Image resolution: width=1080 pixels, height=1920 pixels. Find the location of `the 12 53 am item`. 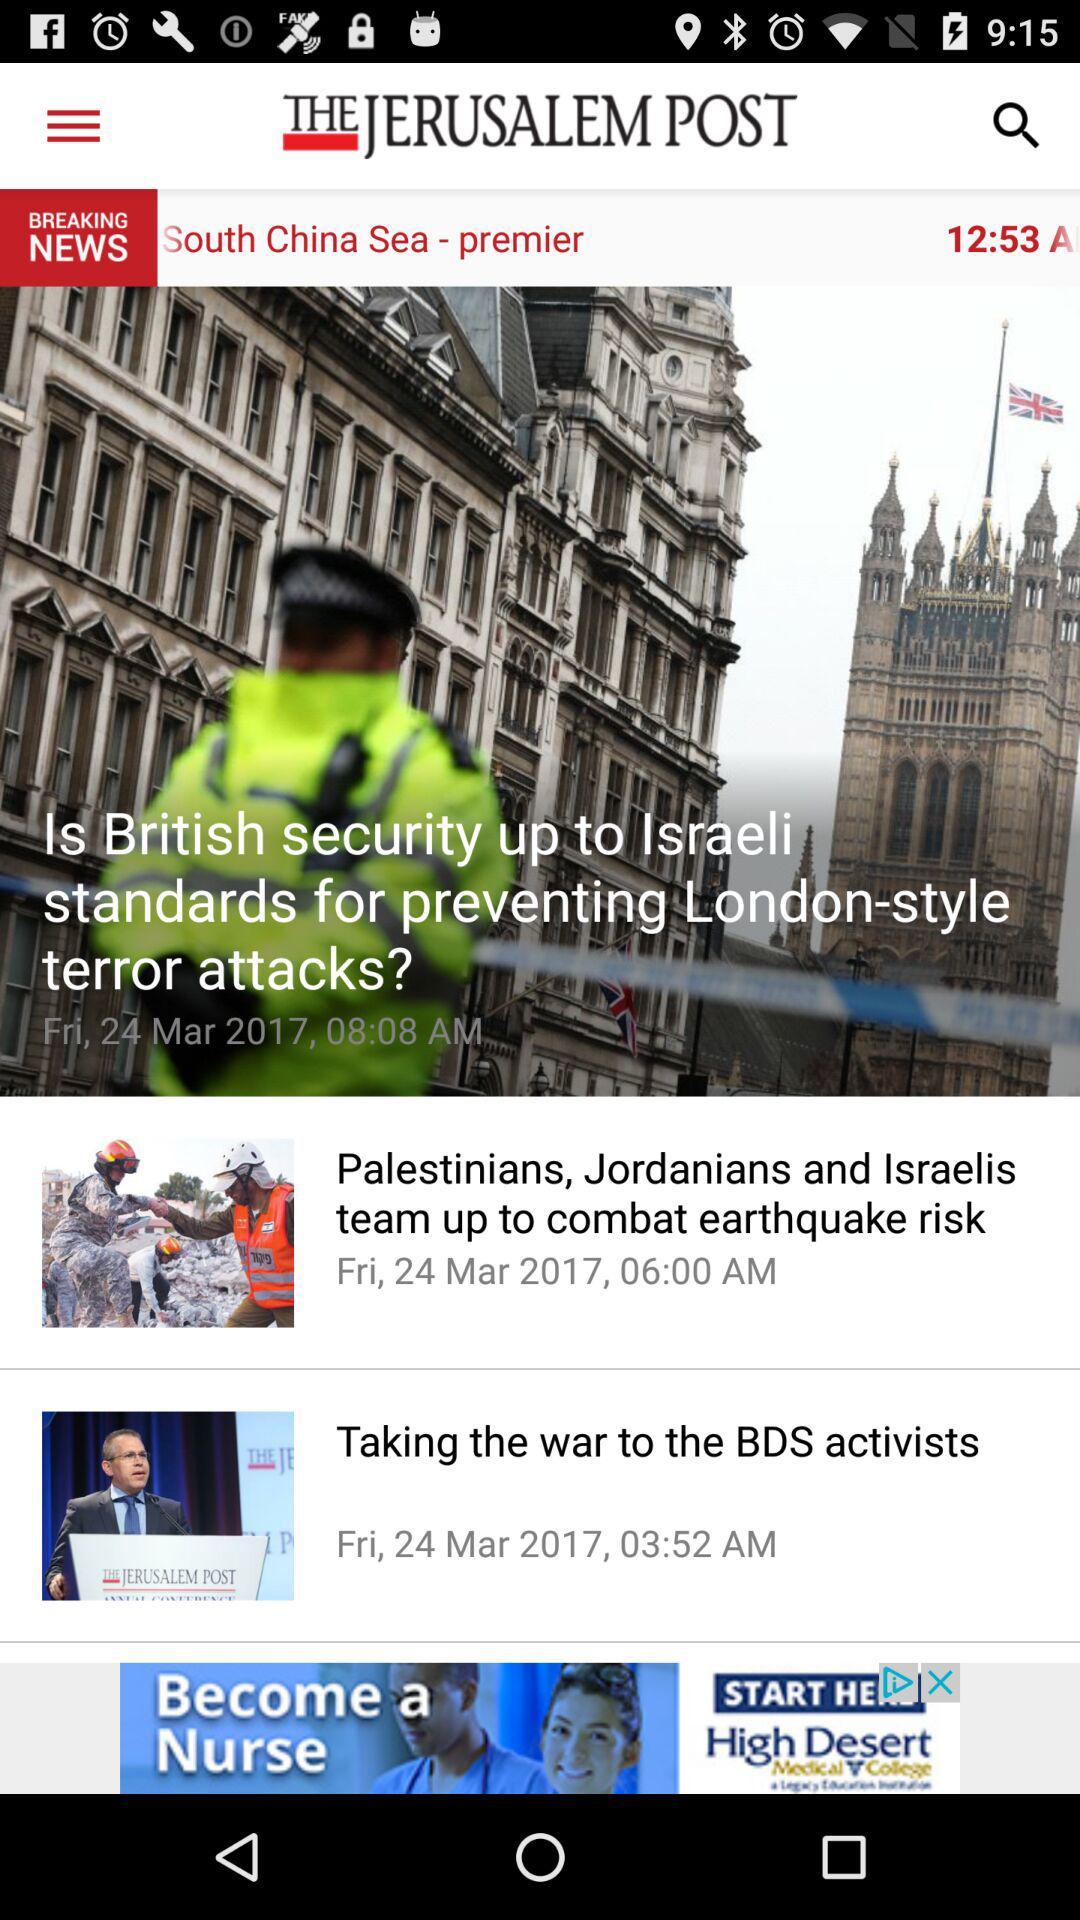

the 12 53 am item is located at coordinates (617, 237).